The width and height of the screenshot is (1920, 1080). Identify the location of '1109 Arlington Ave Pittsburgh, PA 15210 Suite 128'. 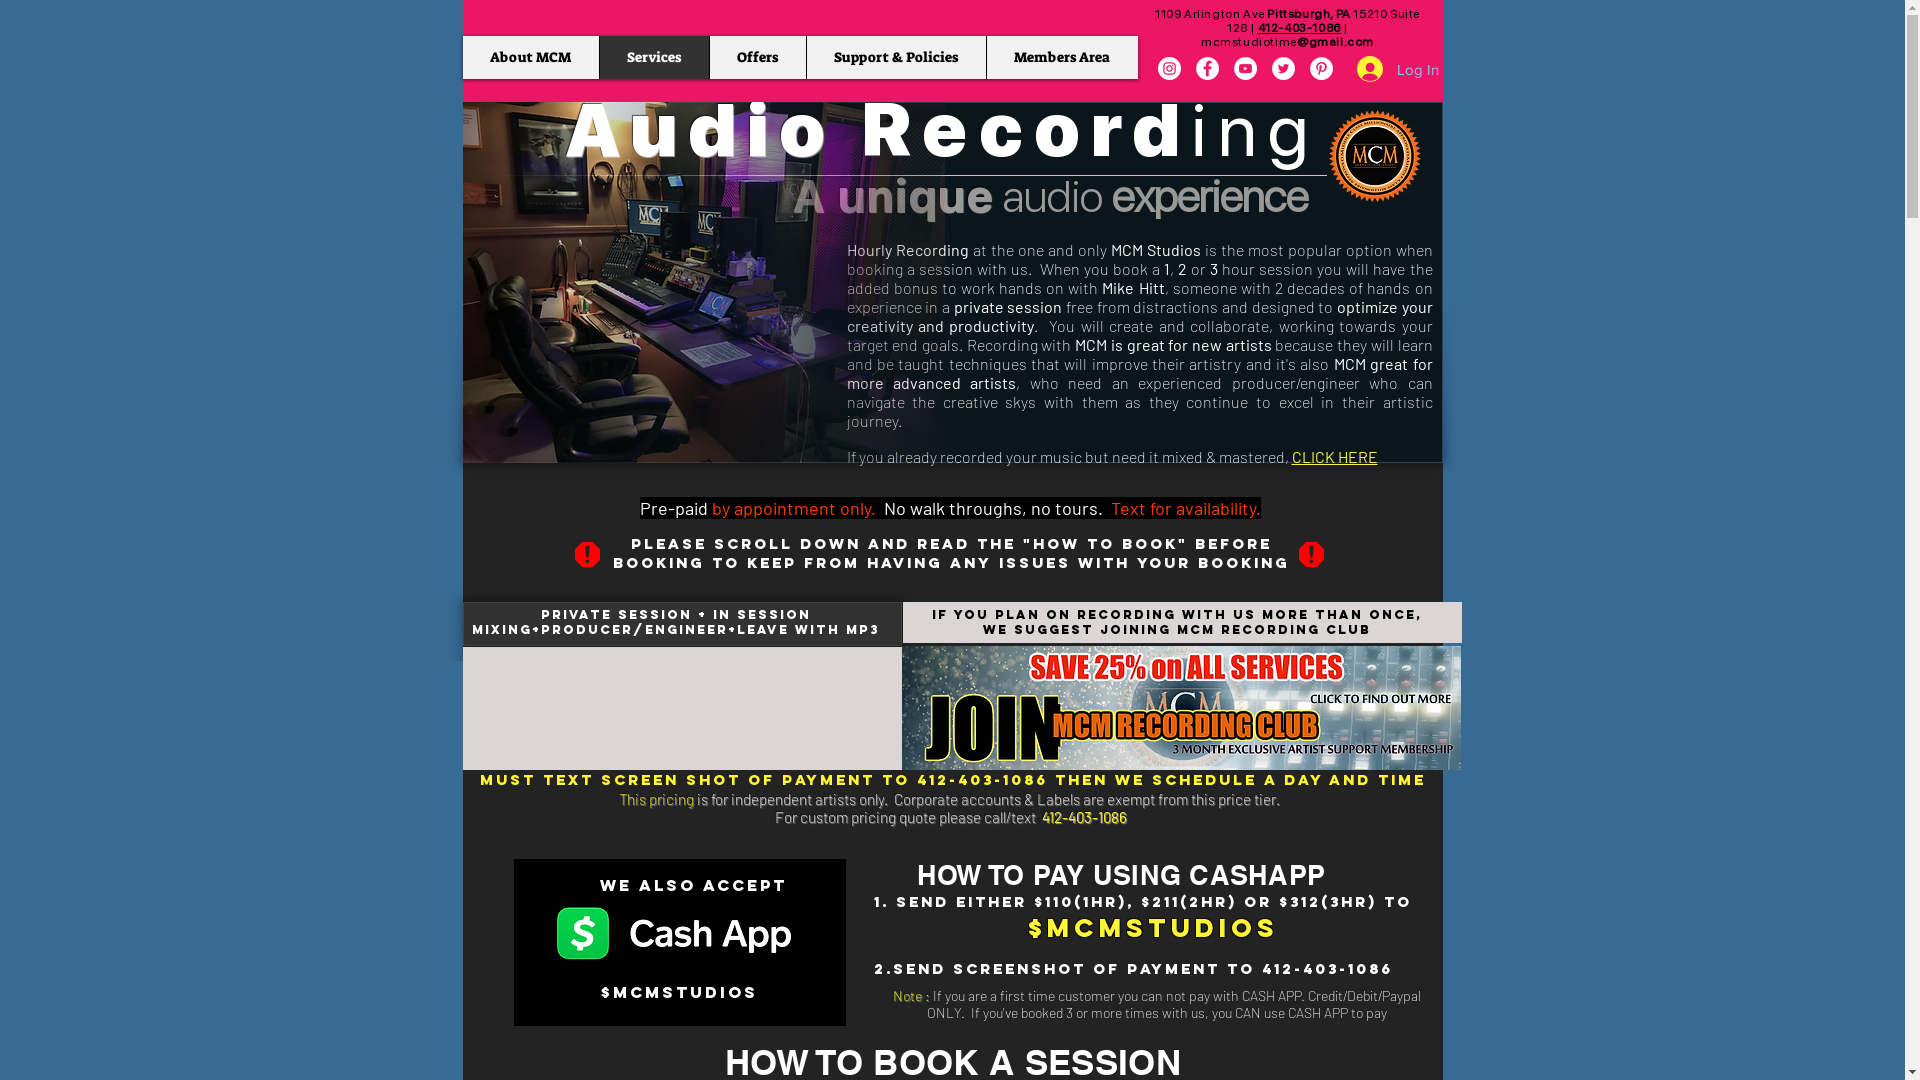
(1287, 20).